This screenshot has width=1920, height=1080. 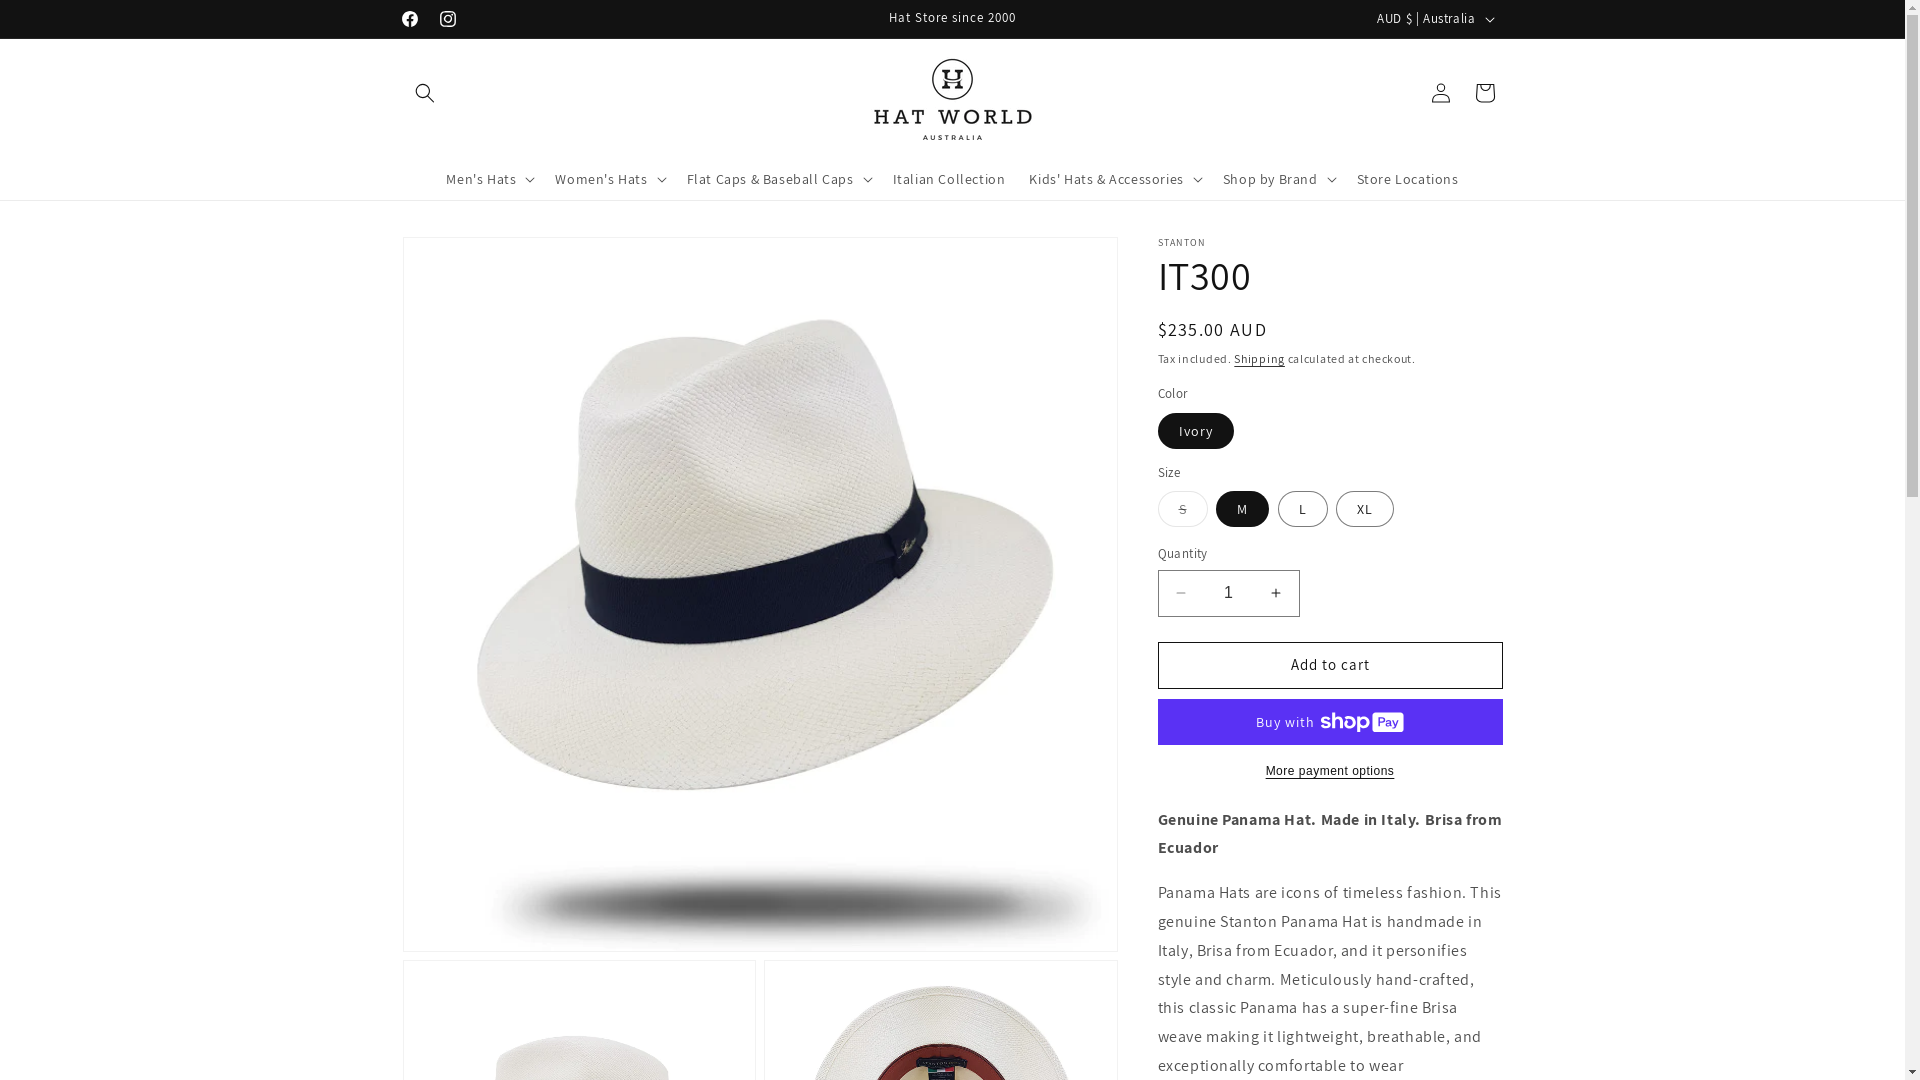 I want to click on 'Skip to product information', so click(x=461, y=258).